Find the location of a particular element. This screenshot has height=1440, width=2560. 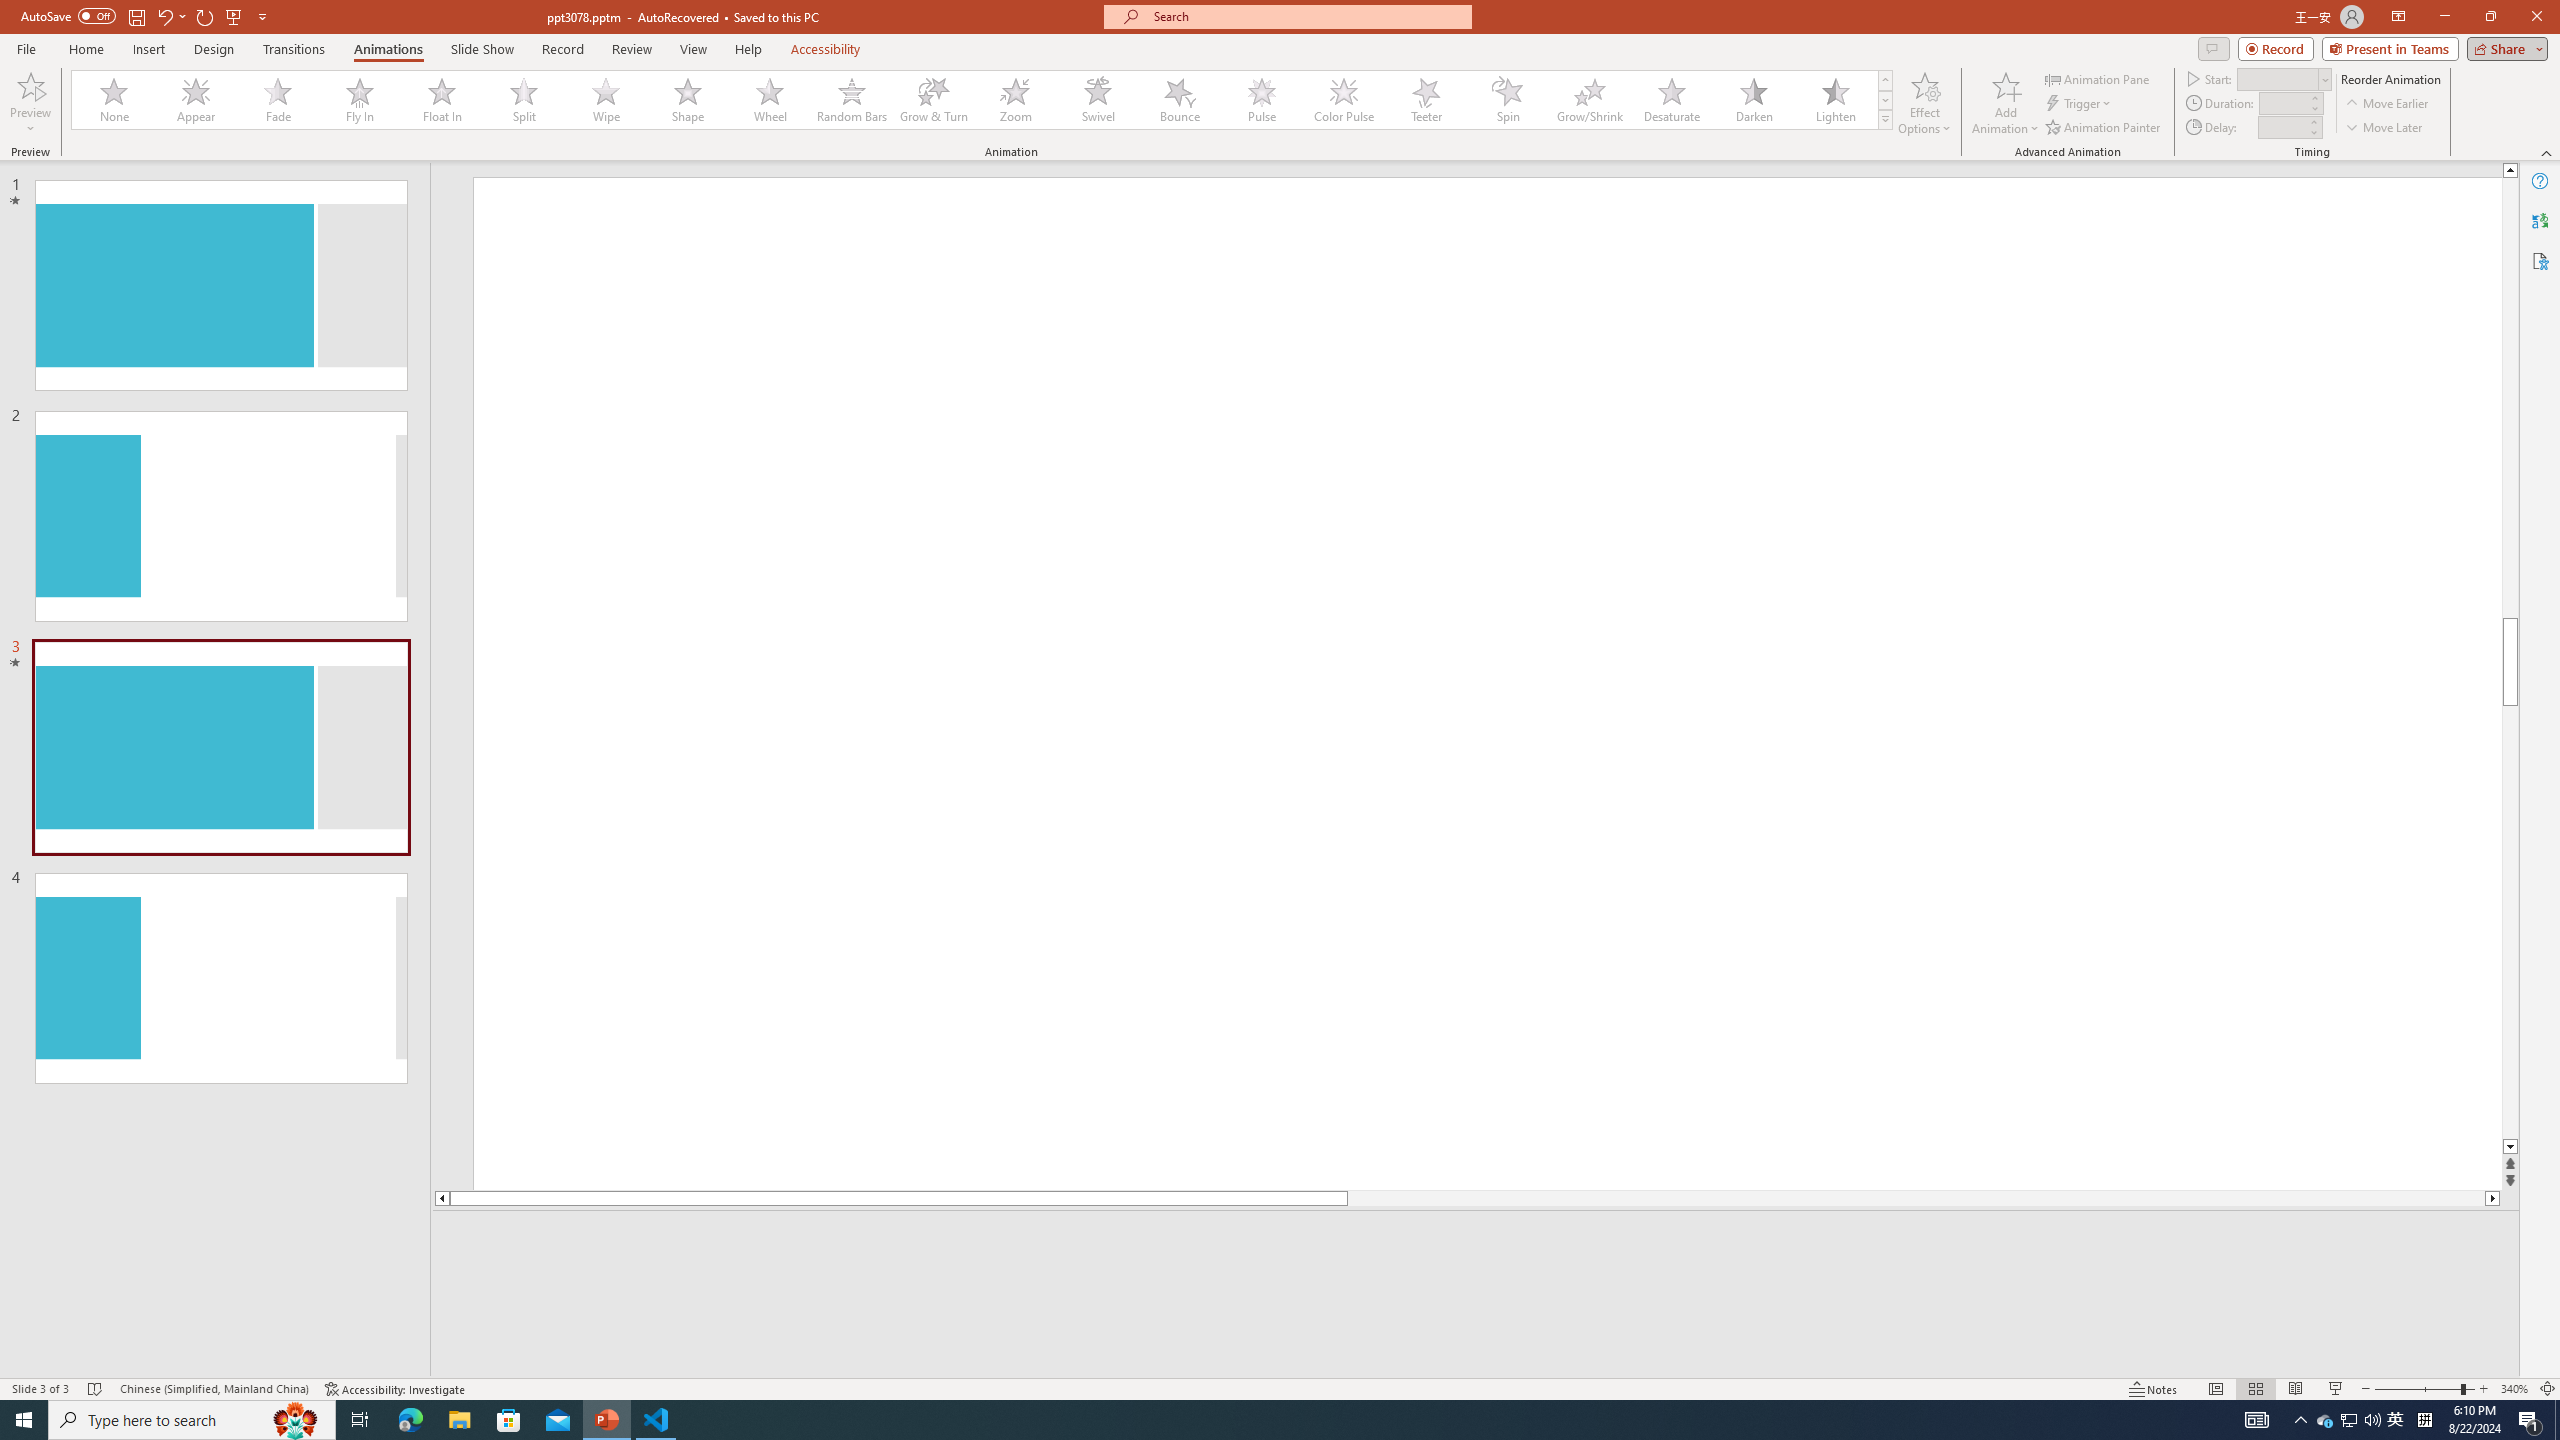

'Teeter' is located at coordinates (1424, 99).